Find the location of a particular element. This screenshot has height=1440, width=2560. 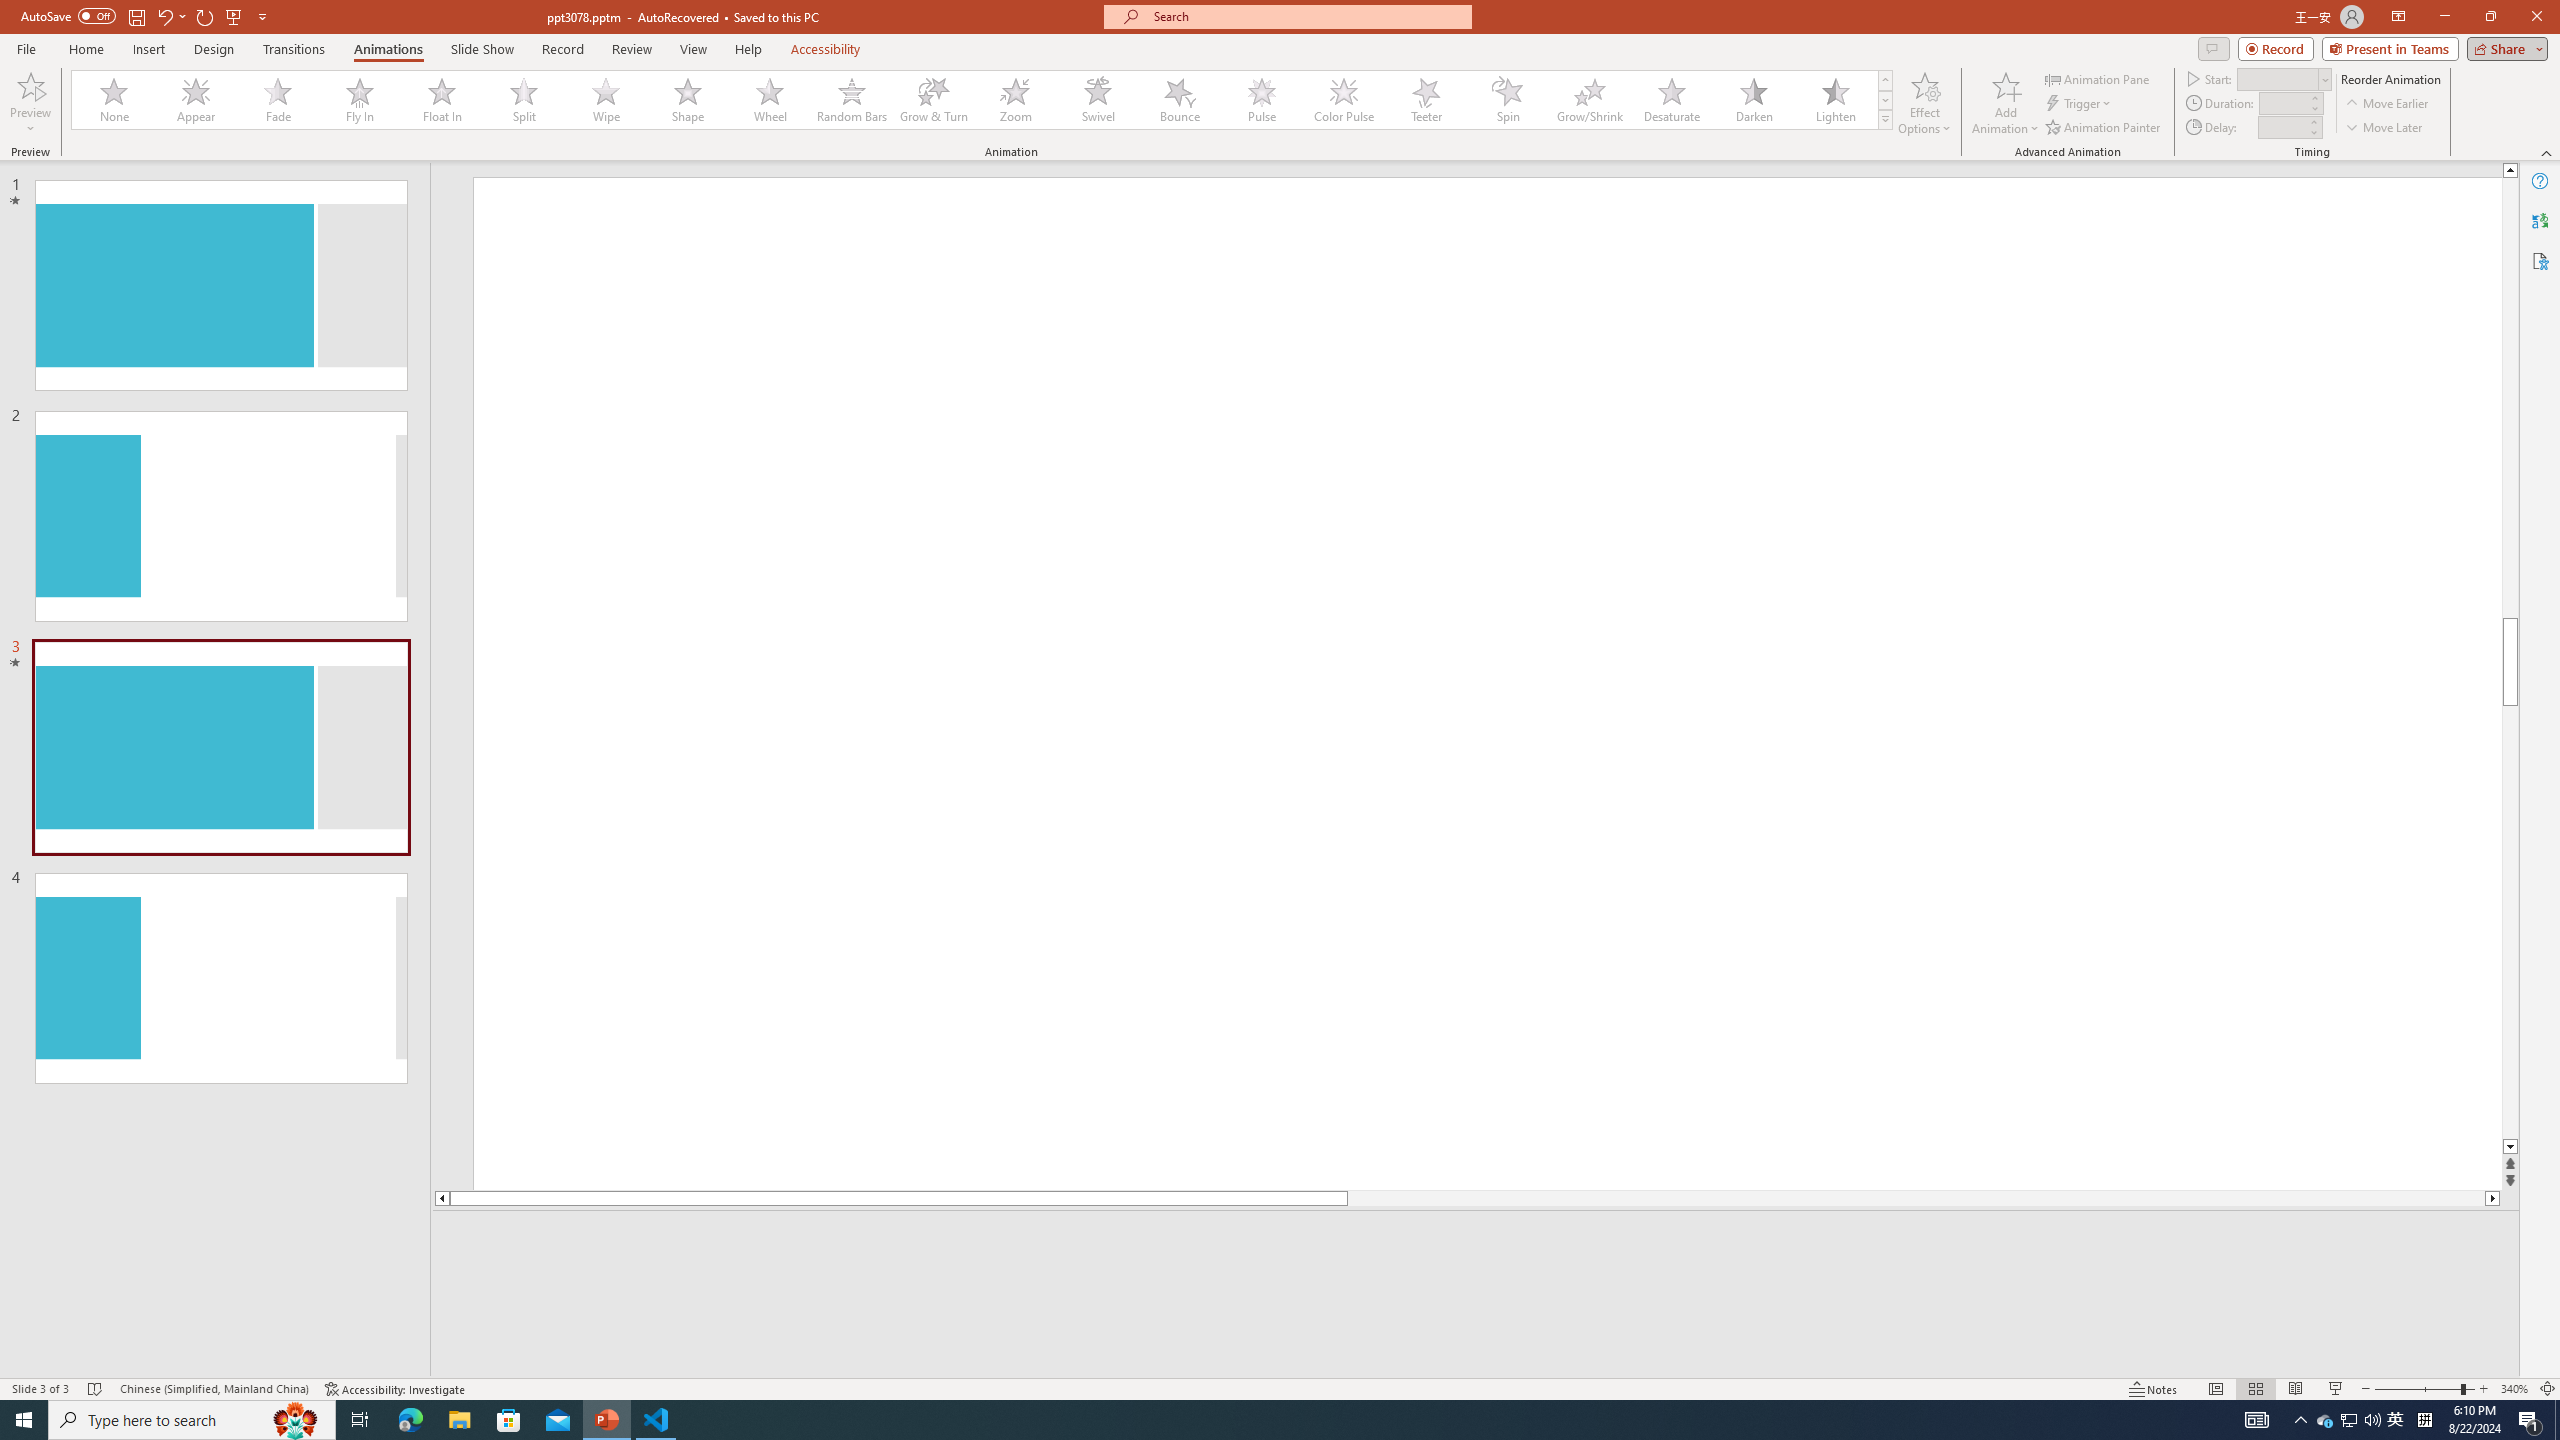

'Teeter' is located at coordinates (1424, 99).